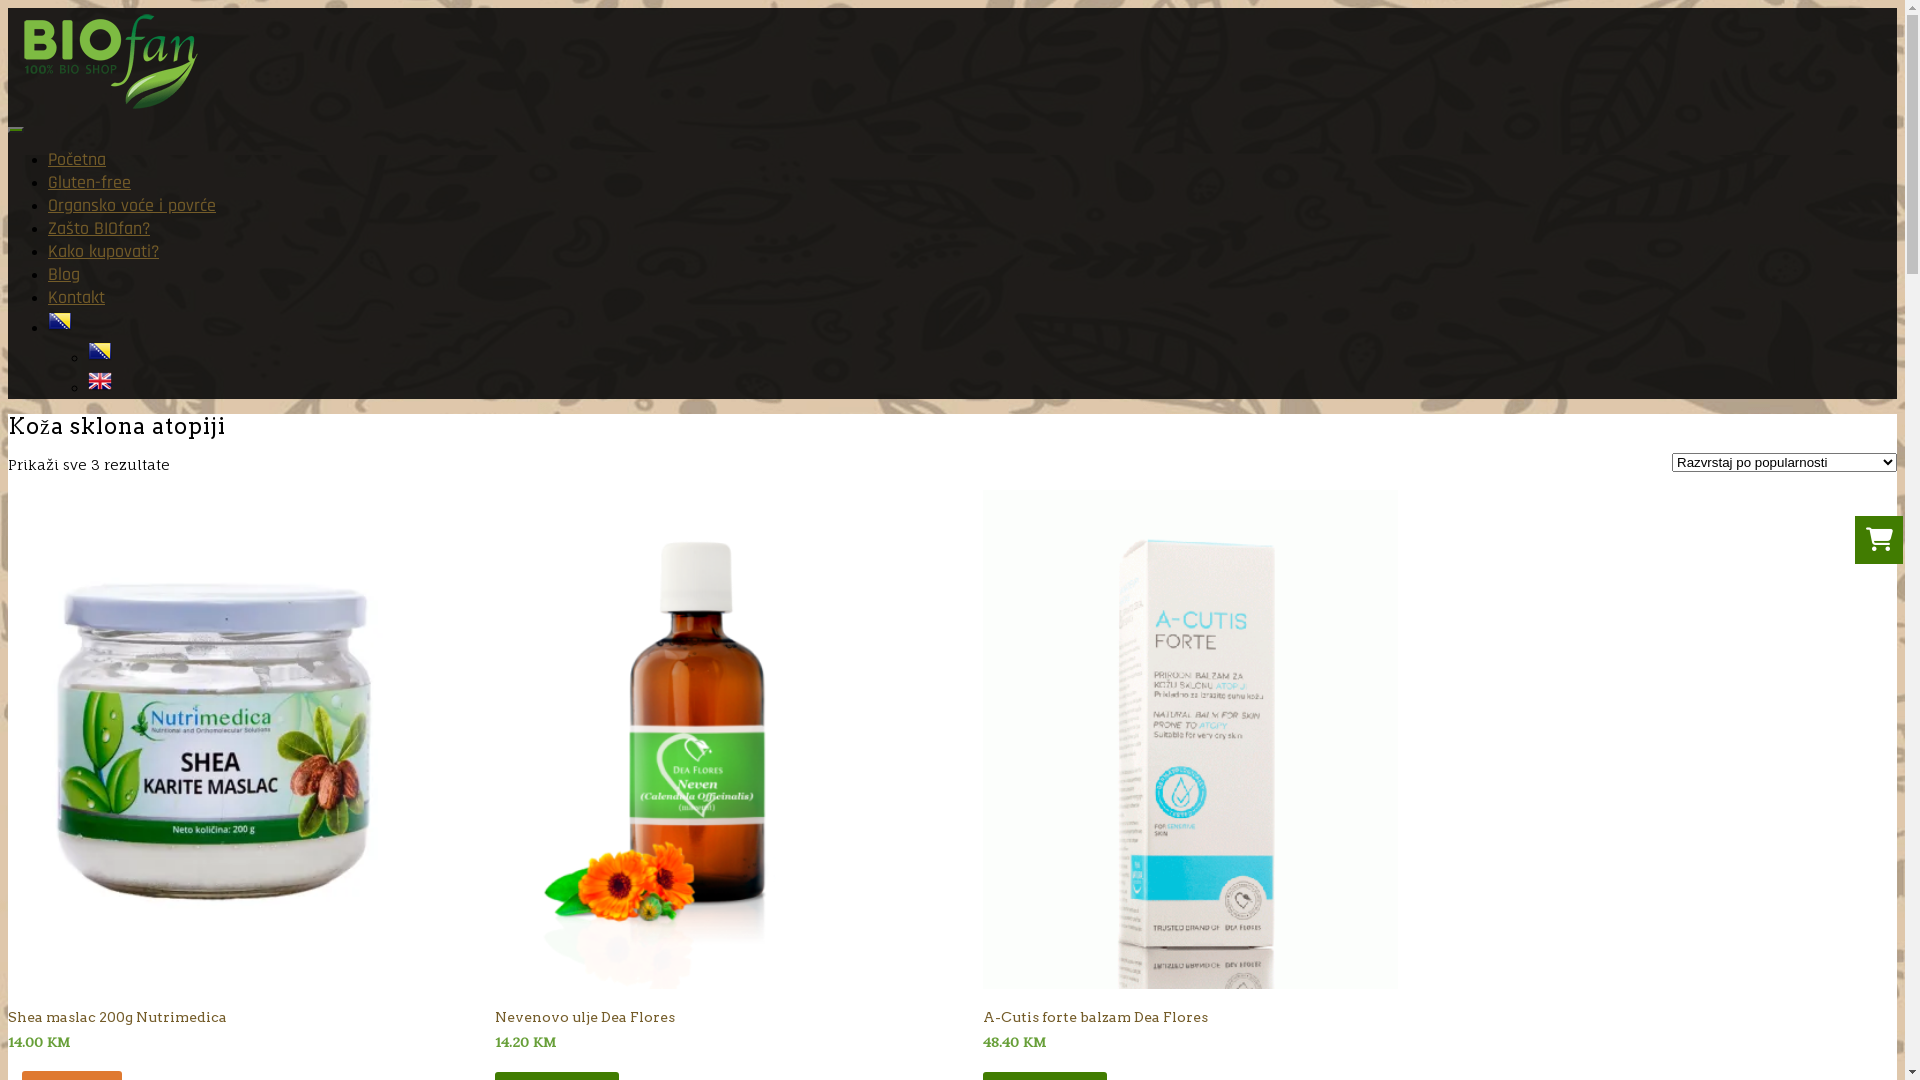 The image size is (1920, 1080). Describe the element at coordinates (48, 274) in the screenshot. I see `'Blog'` at that location.